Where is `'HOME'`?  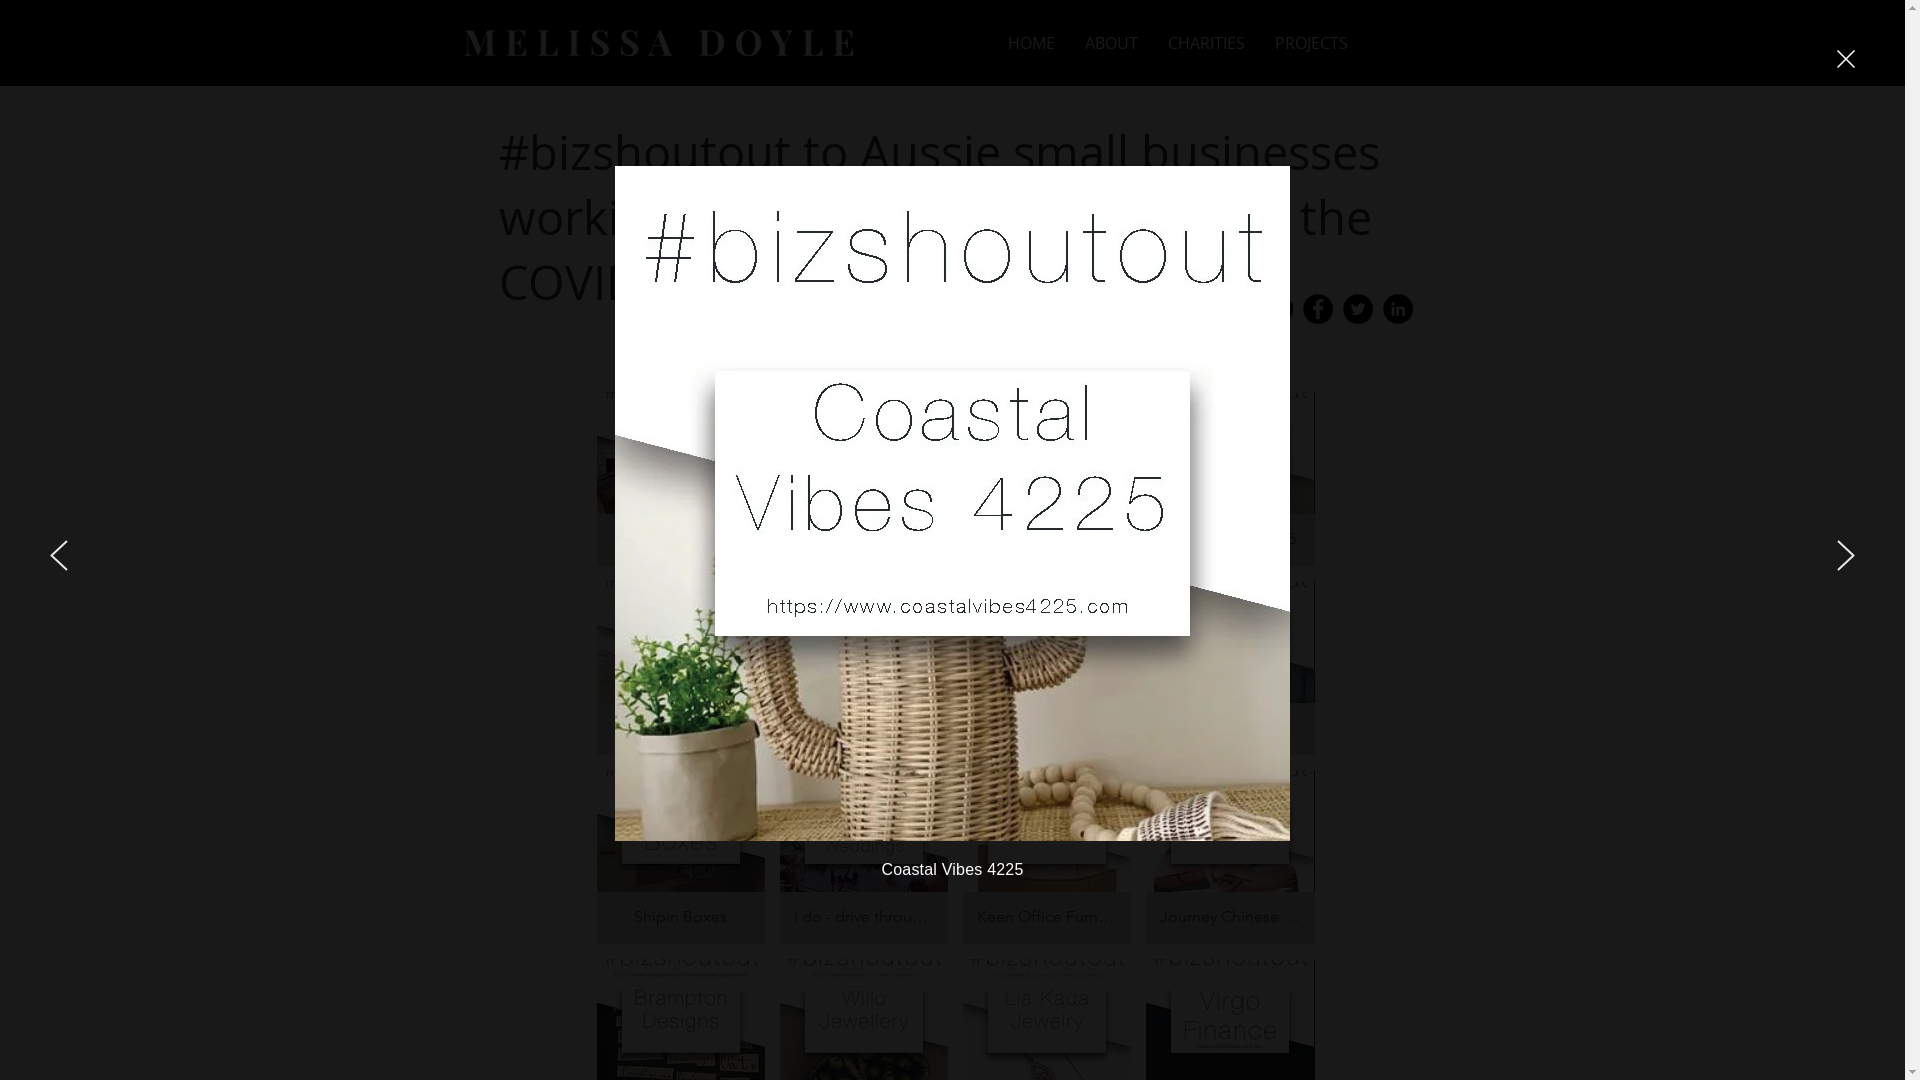
'HOME' is located at coordinates (1030, 43).